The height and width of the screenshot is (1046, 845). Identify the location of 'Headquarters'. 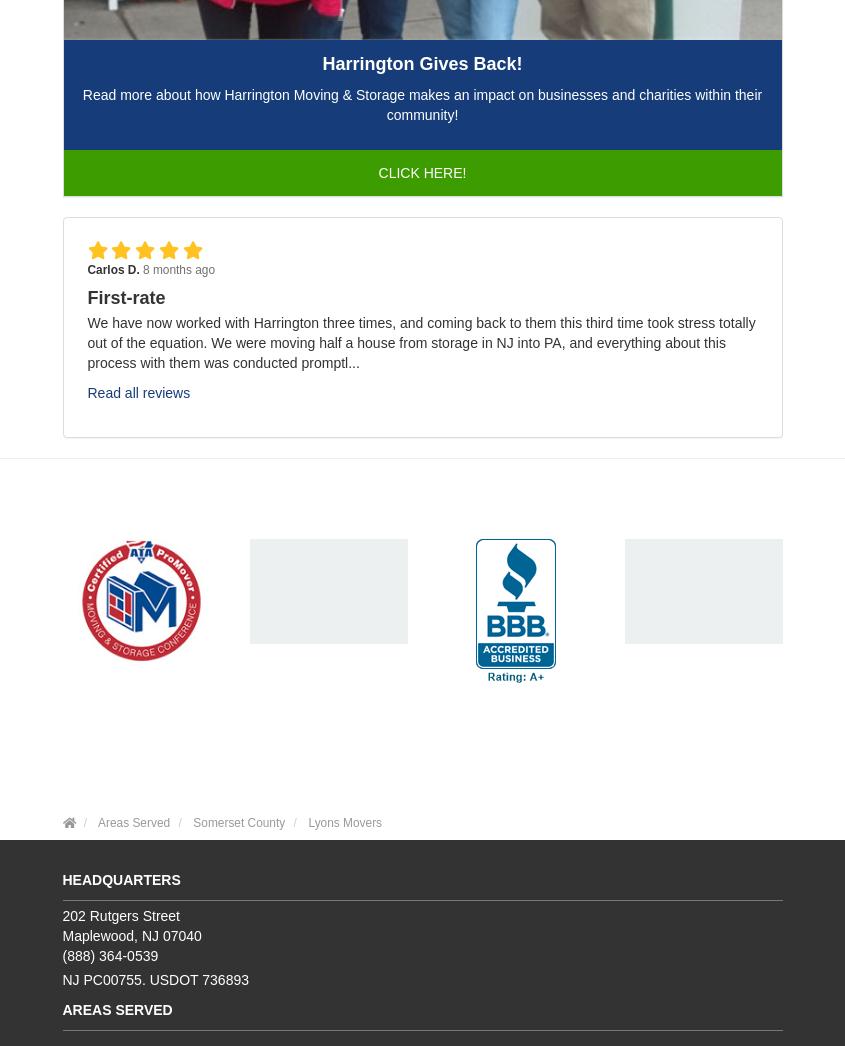
(121, 878).